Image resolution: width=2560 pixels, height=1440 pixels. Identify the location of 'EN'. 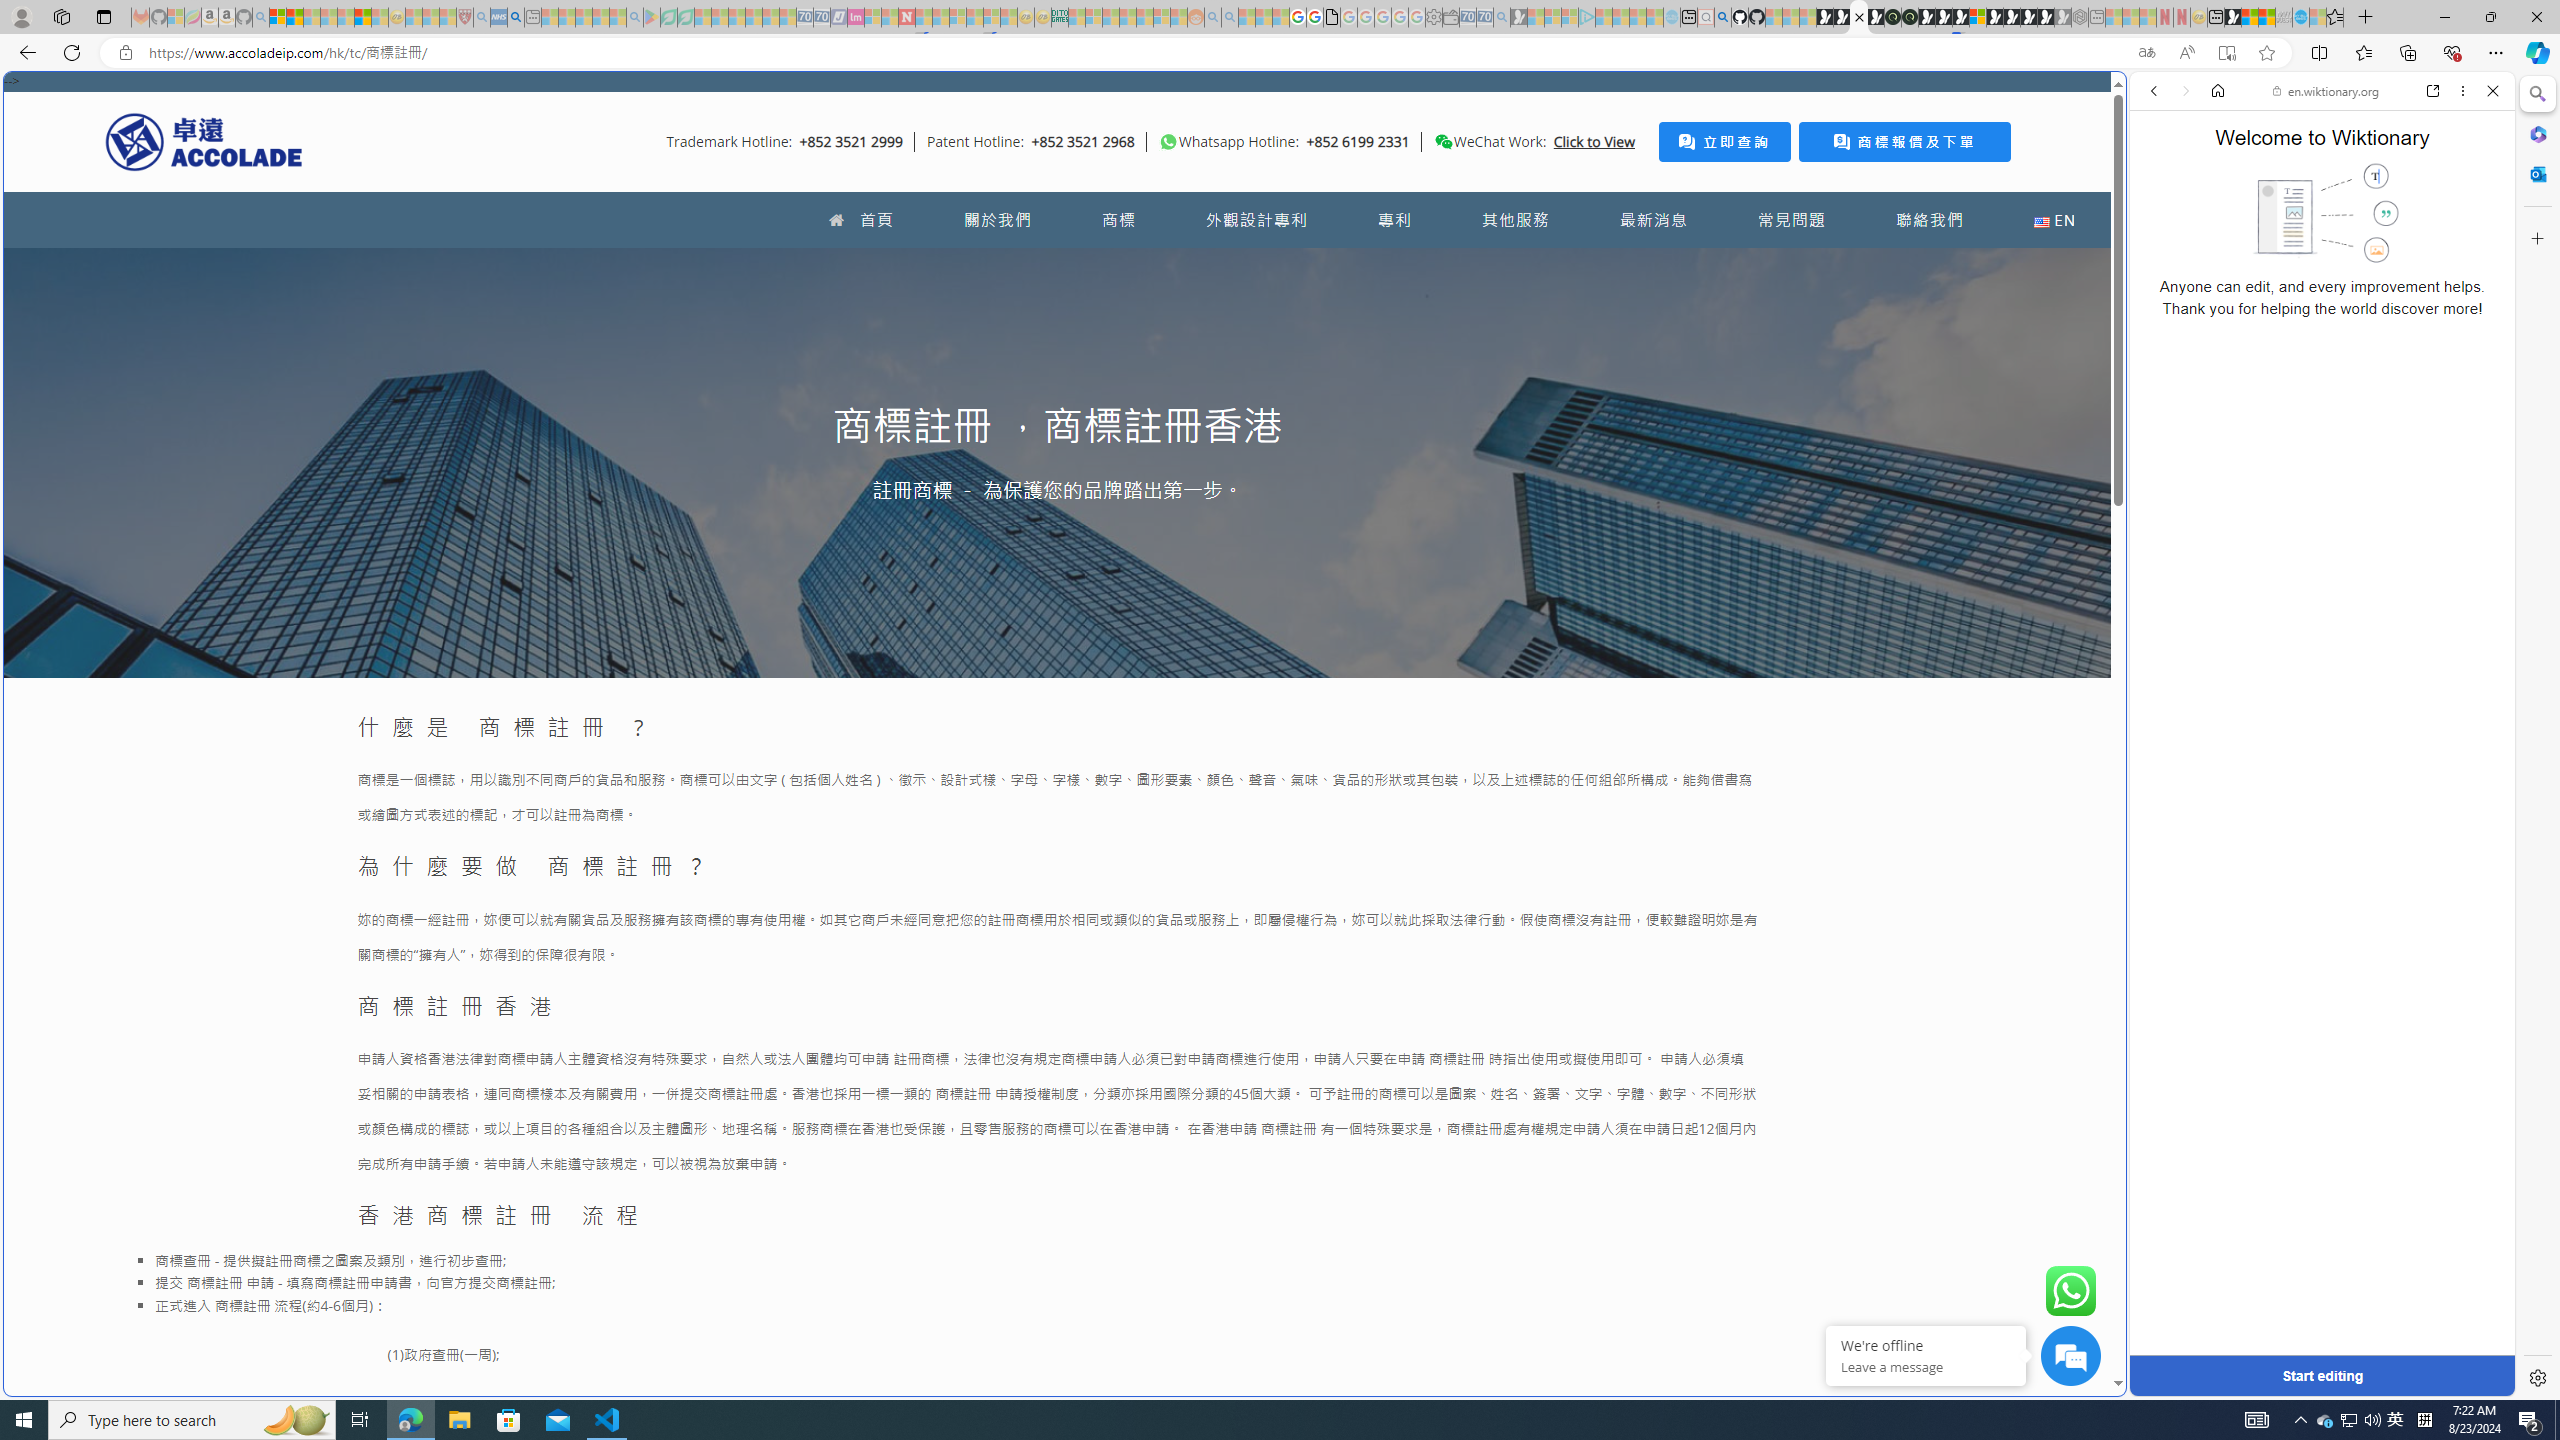
(2054, 219).